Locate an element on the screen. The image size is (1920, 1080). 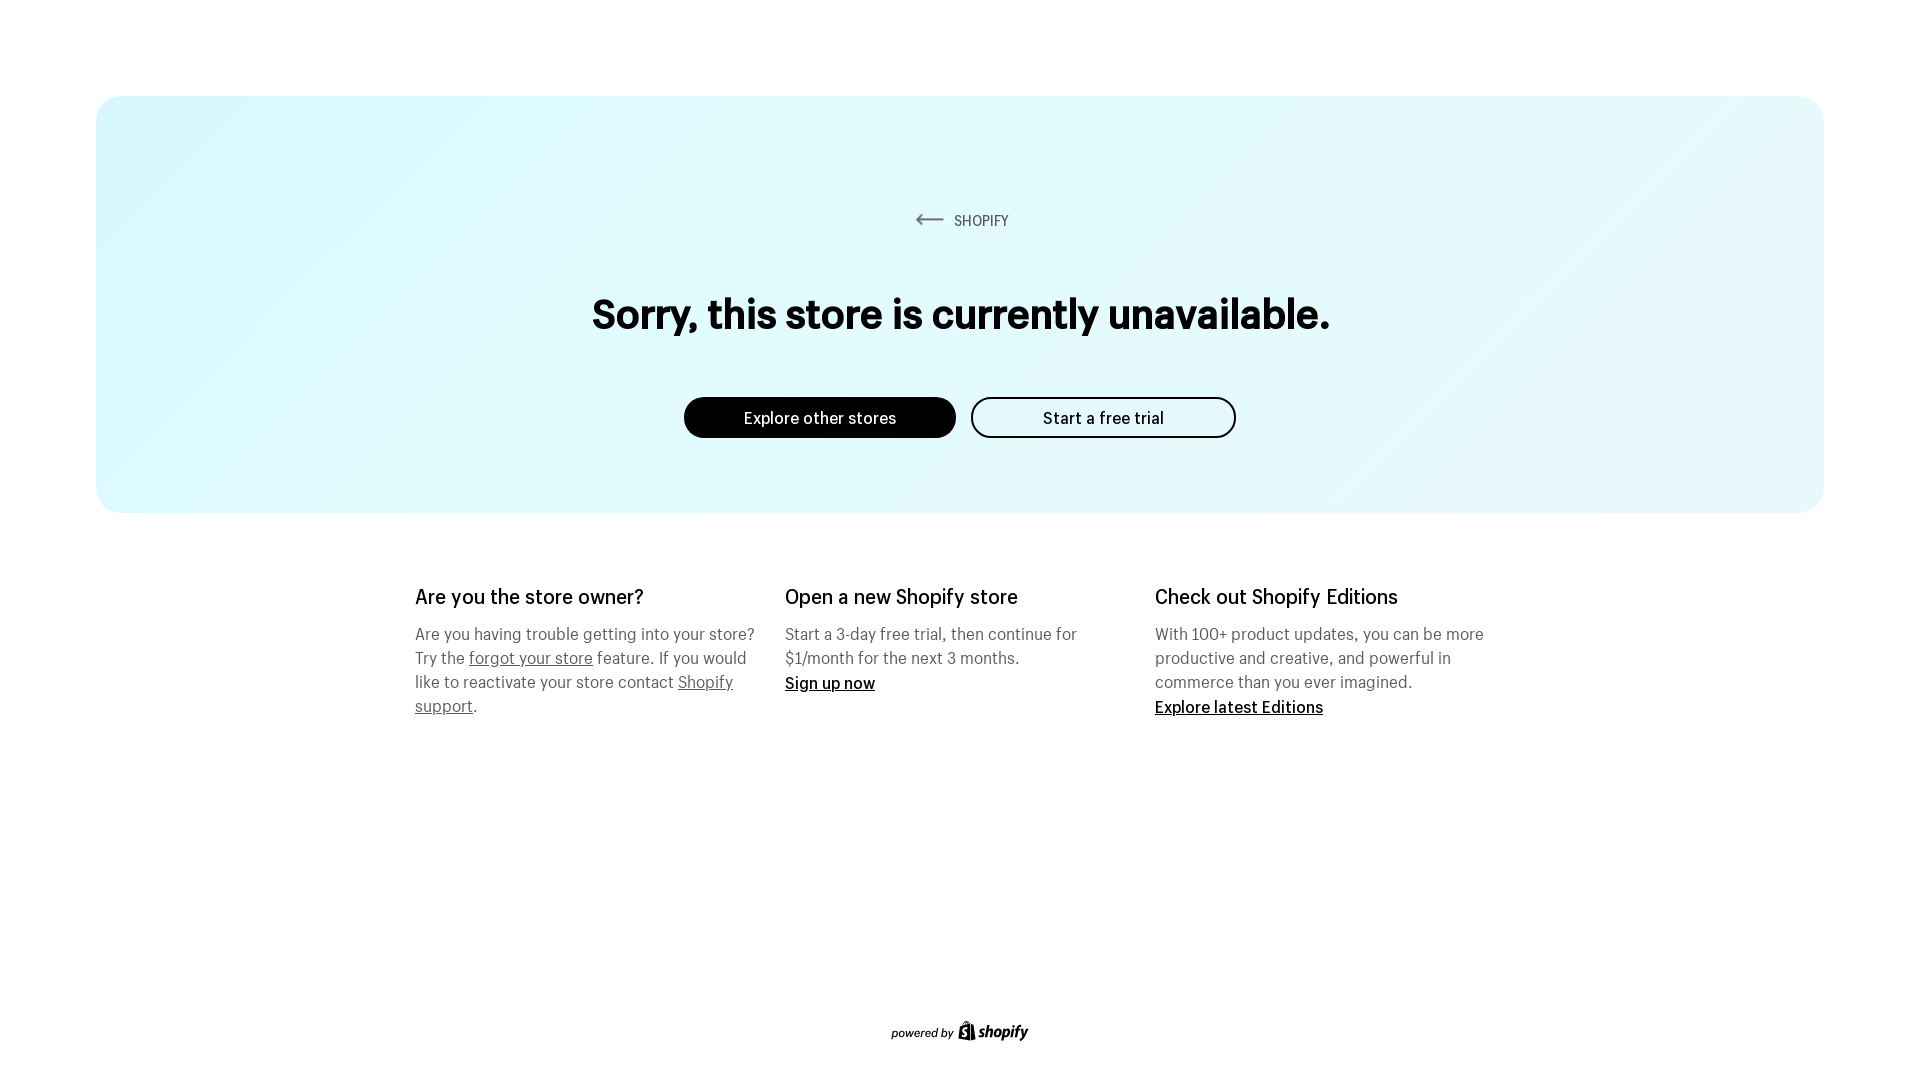
'SHOPIFY' is located at coordinates (960, 220).